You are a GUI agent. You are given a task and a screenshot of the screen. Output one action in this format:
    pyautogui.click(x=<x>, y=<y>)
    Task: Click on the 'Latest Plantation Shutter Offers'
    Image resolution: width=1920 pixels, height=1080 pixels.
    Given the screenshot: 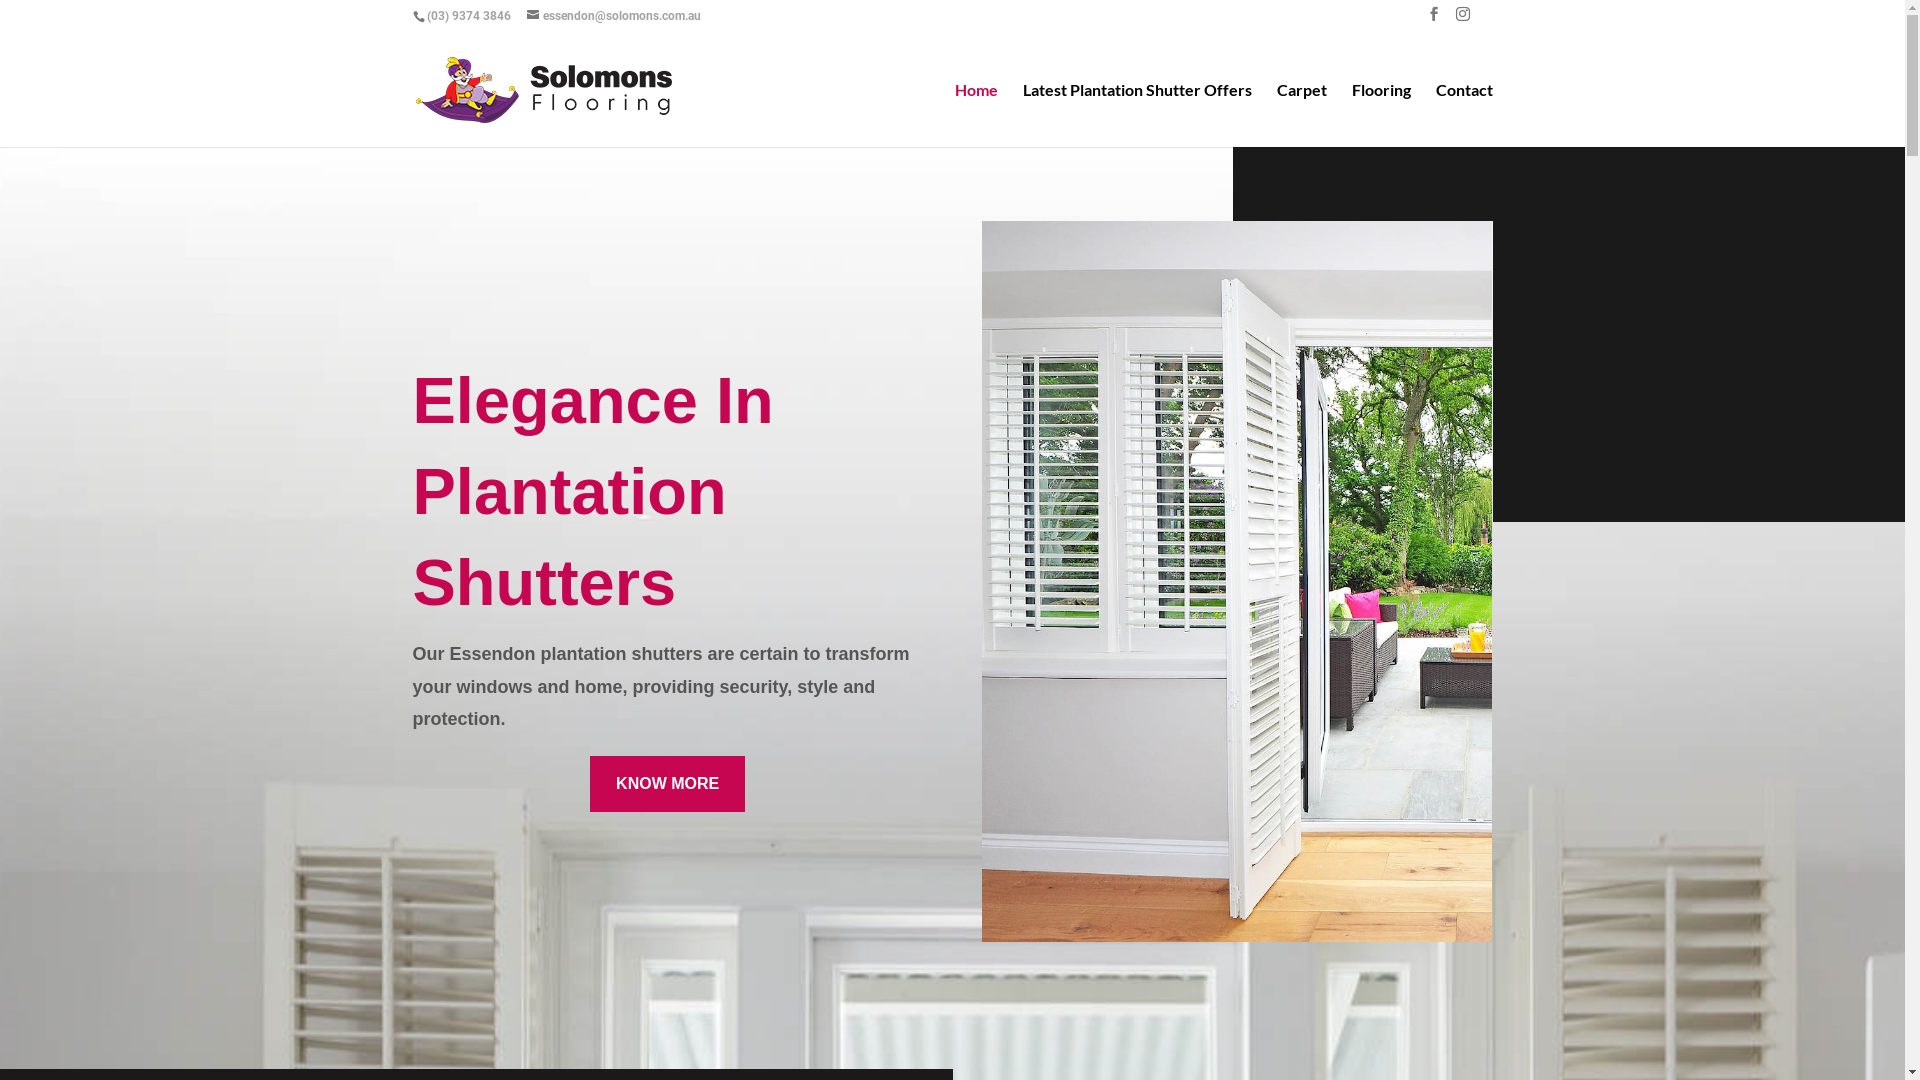 What is the action you would take?
    pyautogui.click(x=1136, y=114)
    